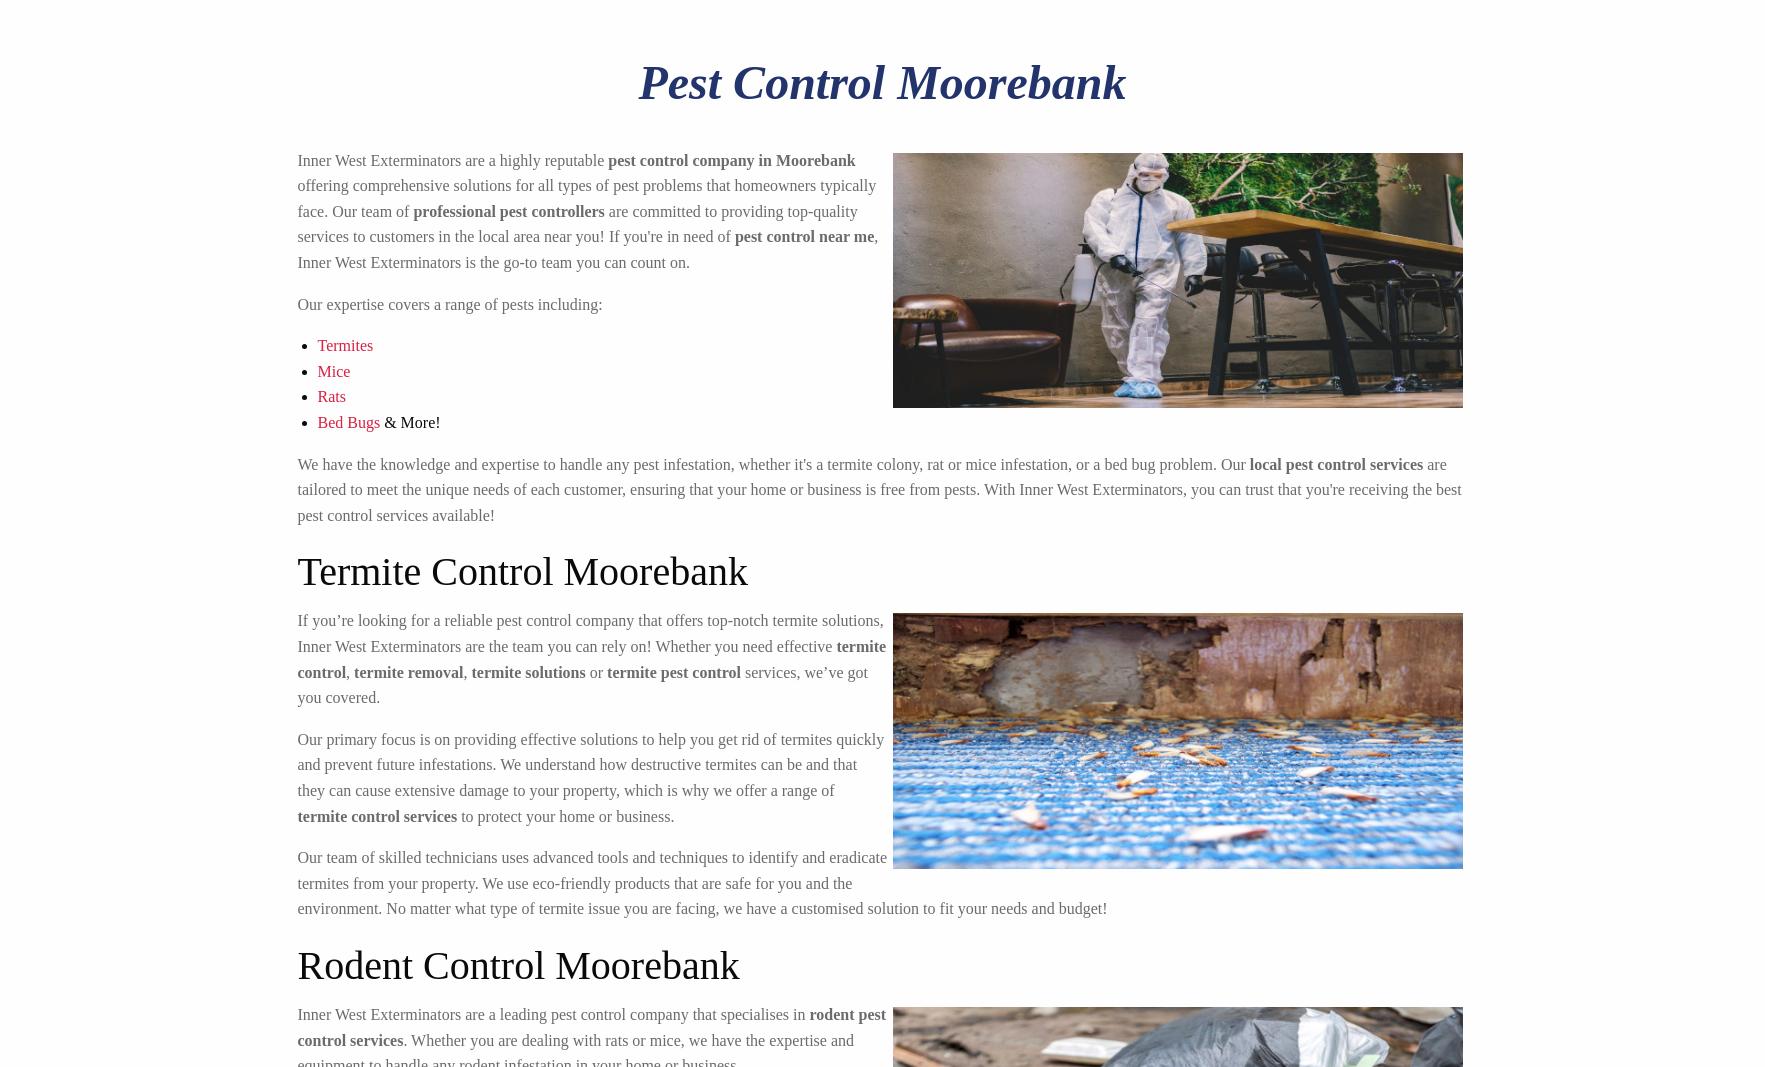 This screenshot has height=1067, width=1765. I want to click on 'Bed Bugs', so click(347, 421).